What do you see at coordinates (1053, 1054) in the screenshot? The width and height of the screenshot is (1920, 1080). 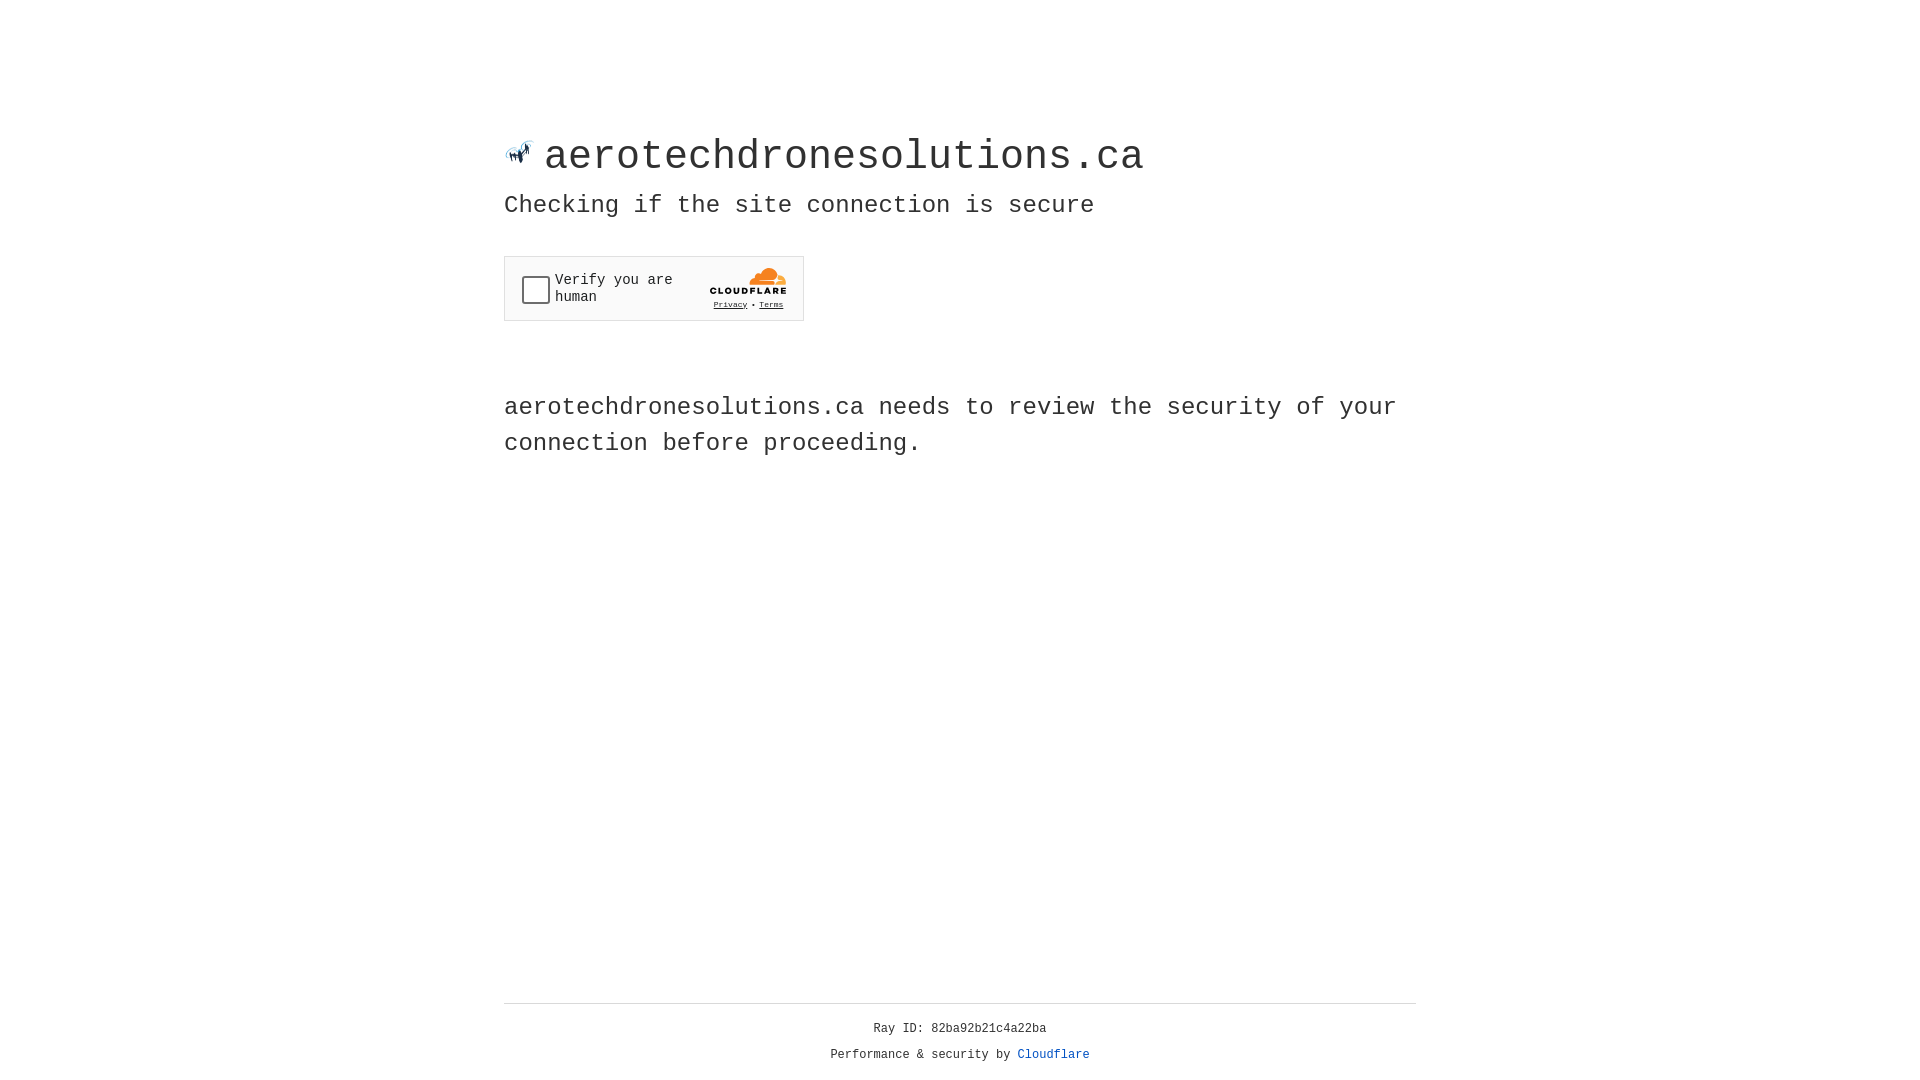 I see `'Cloudflare'` at bounding box center [1053, 1054].